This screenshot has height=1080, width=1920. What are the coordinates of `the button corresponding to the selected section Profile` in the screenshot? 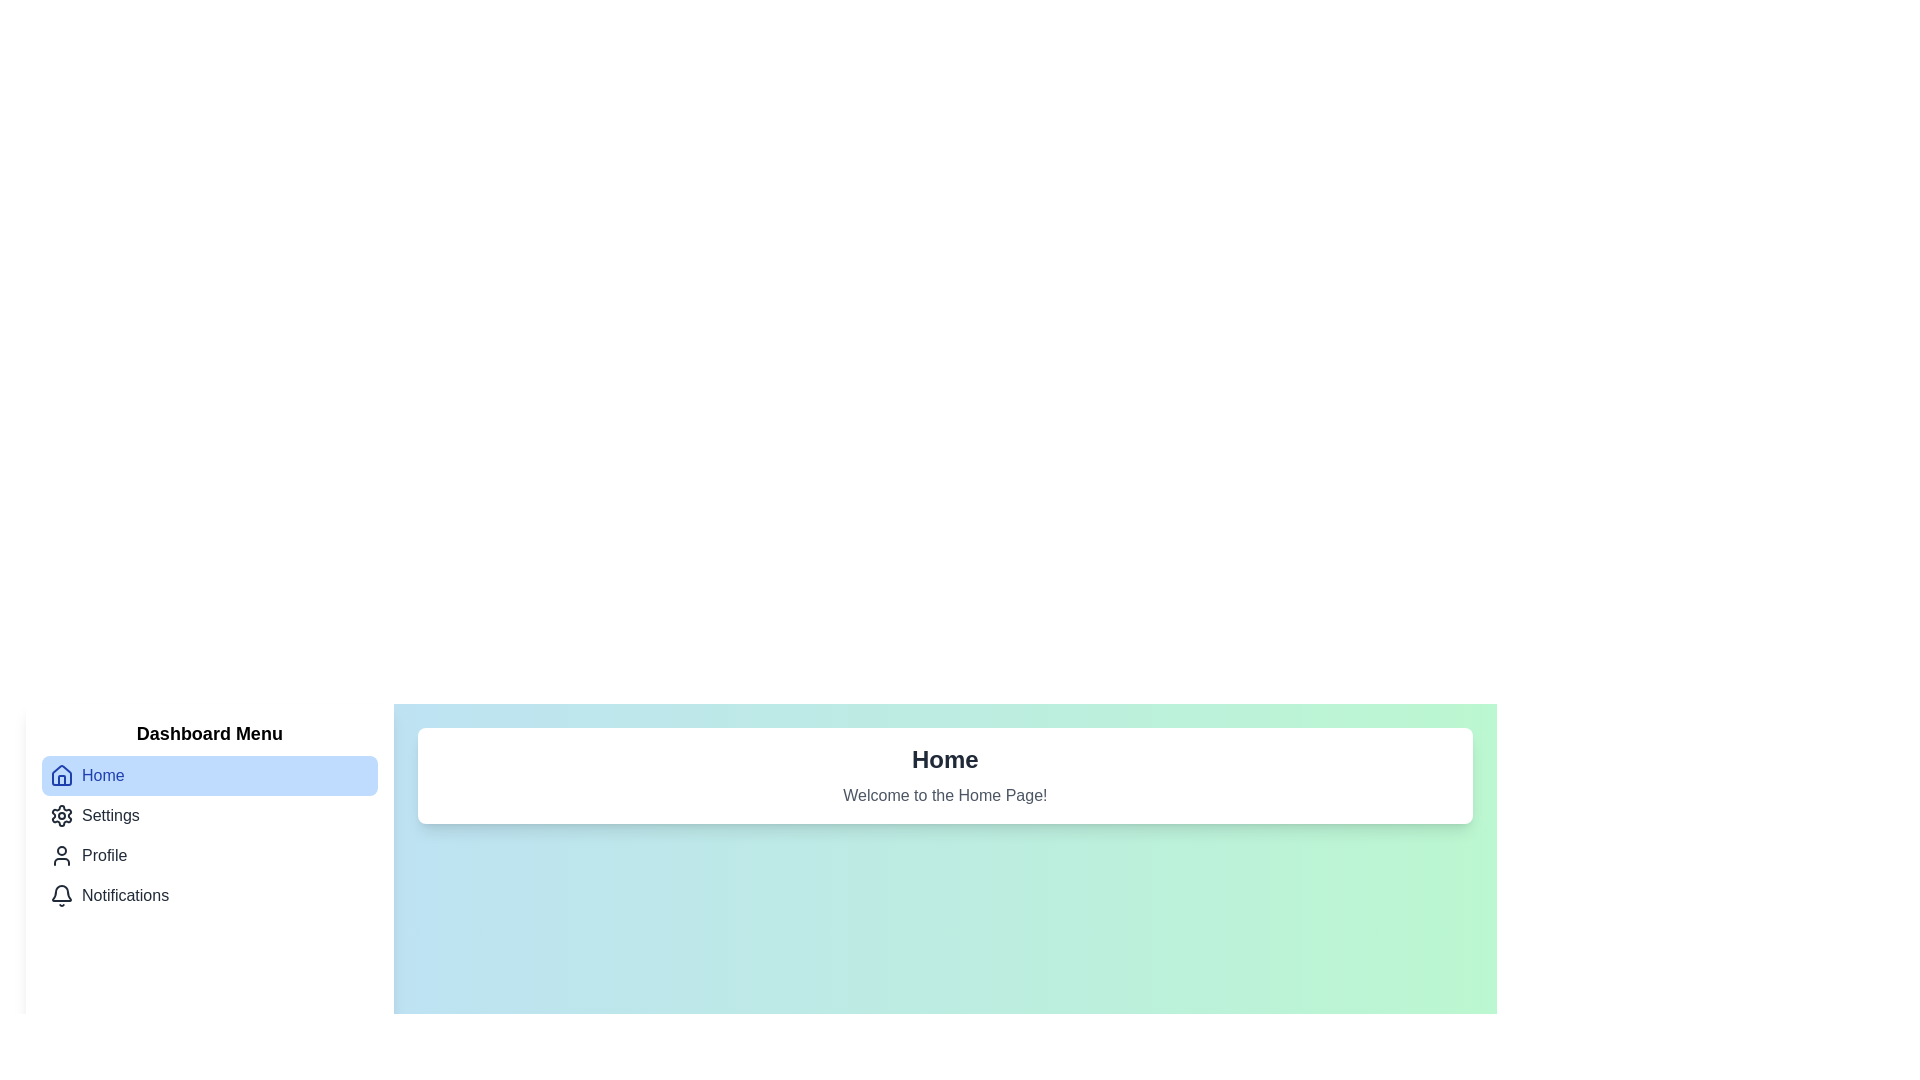 It's located at (209, 855).